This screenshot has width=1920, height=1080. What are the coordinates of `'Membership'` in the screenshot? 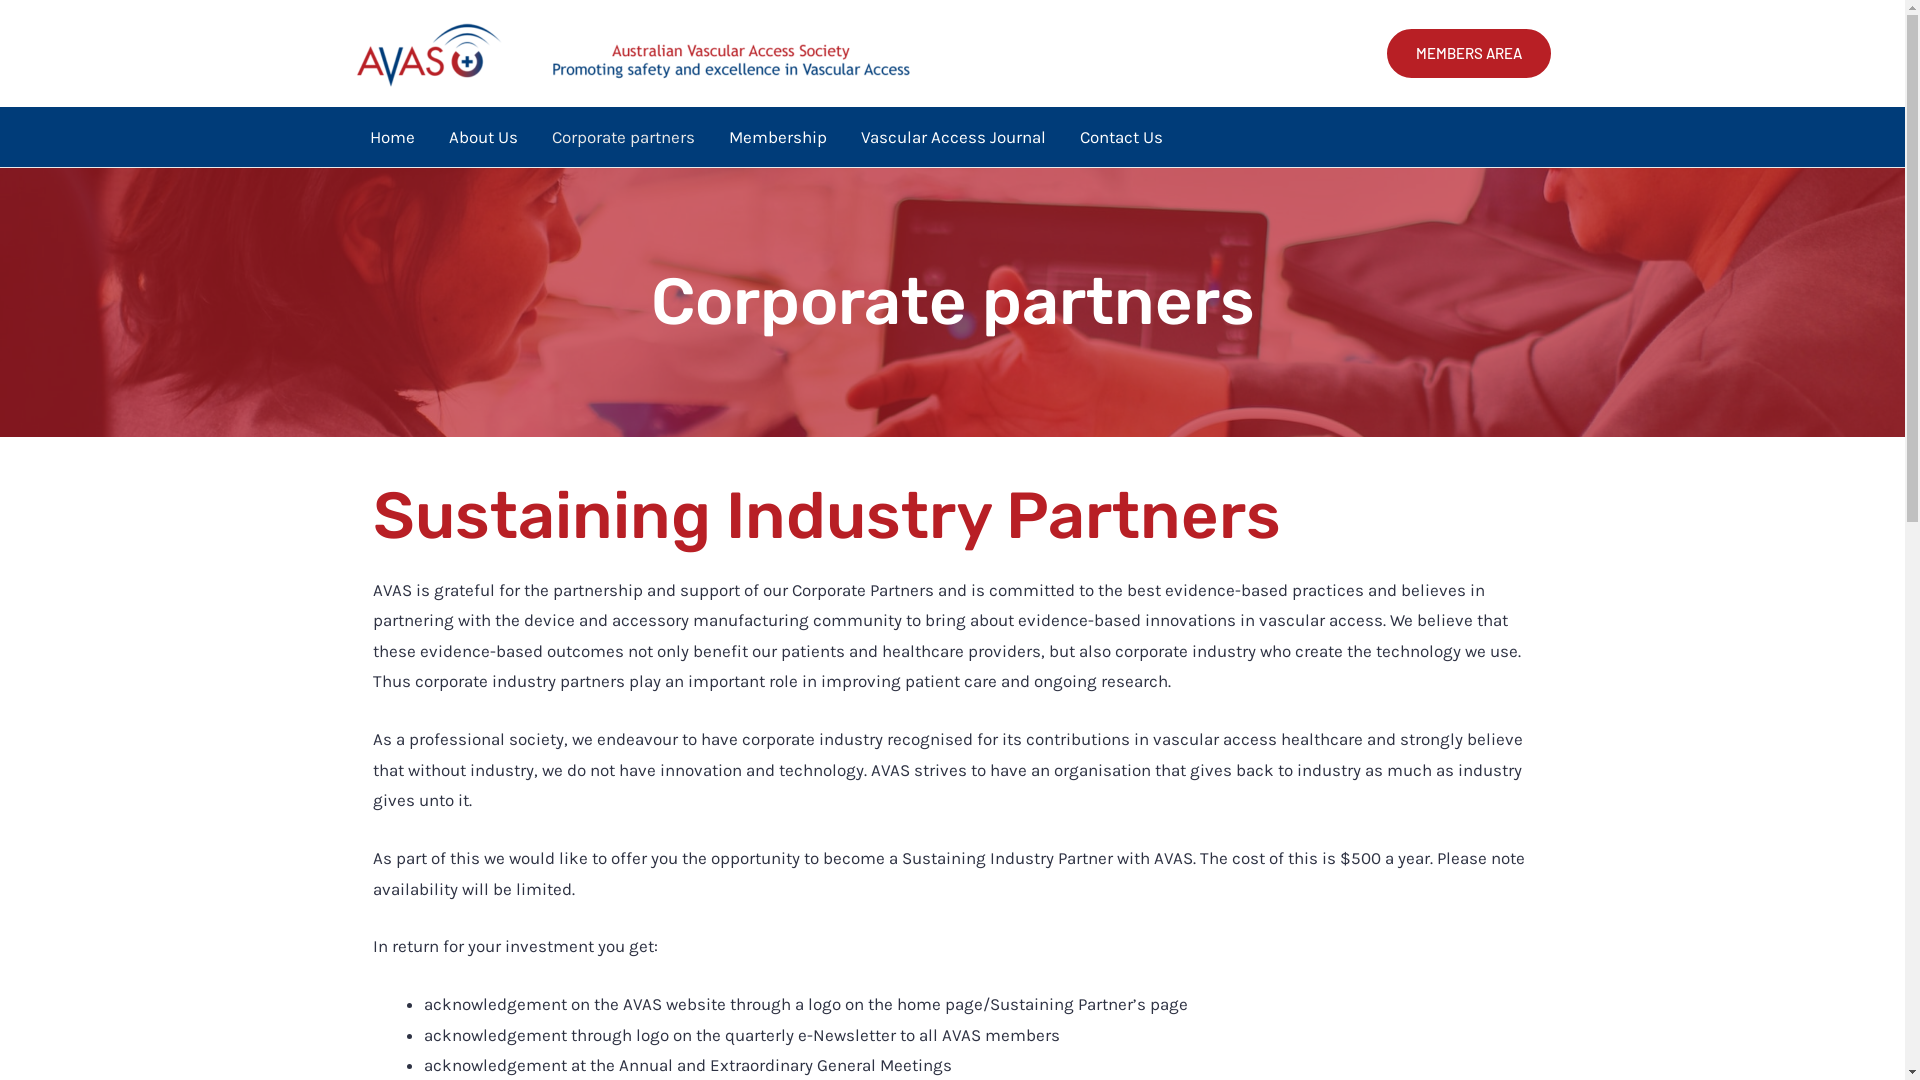 It's located at (776, 136).